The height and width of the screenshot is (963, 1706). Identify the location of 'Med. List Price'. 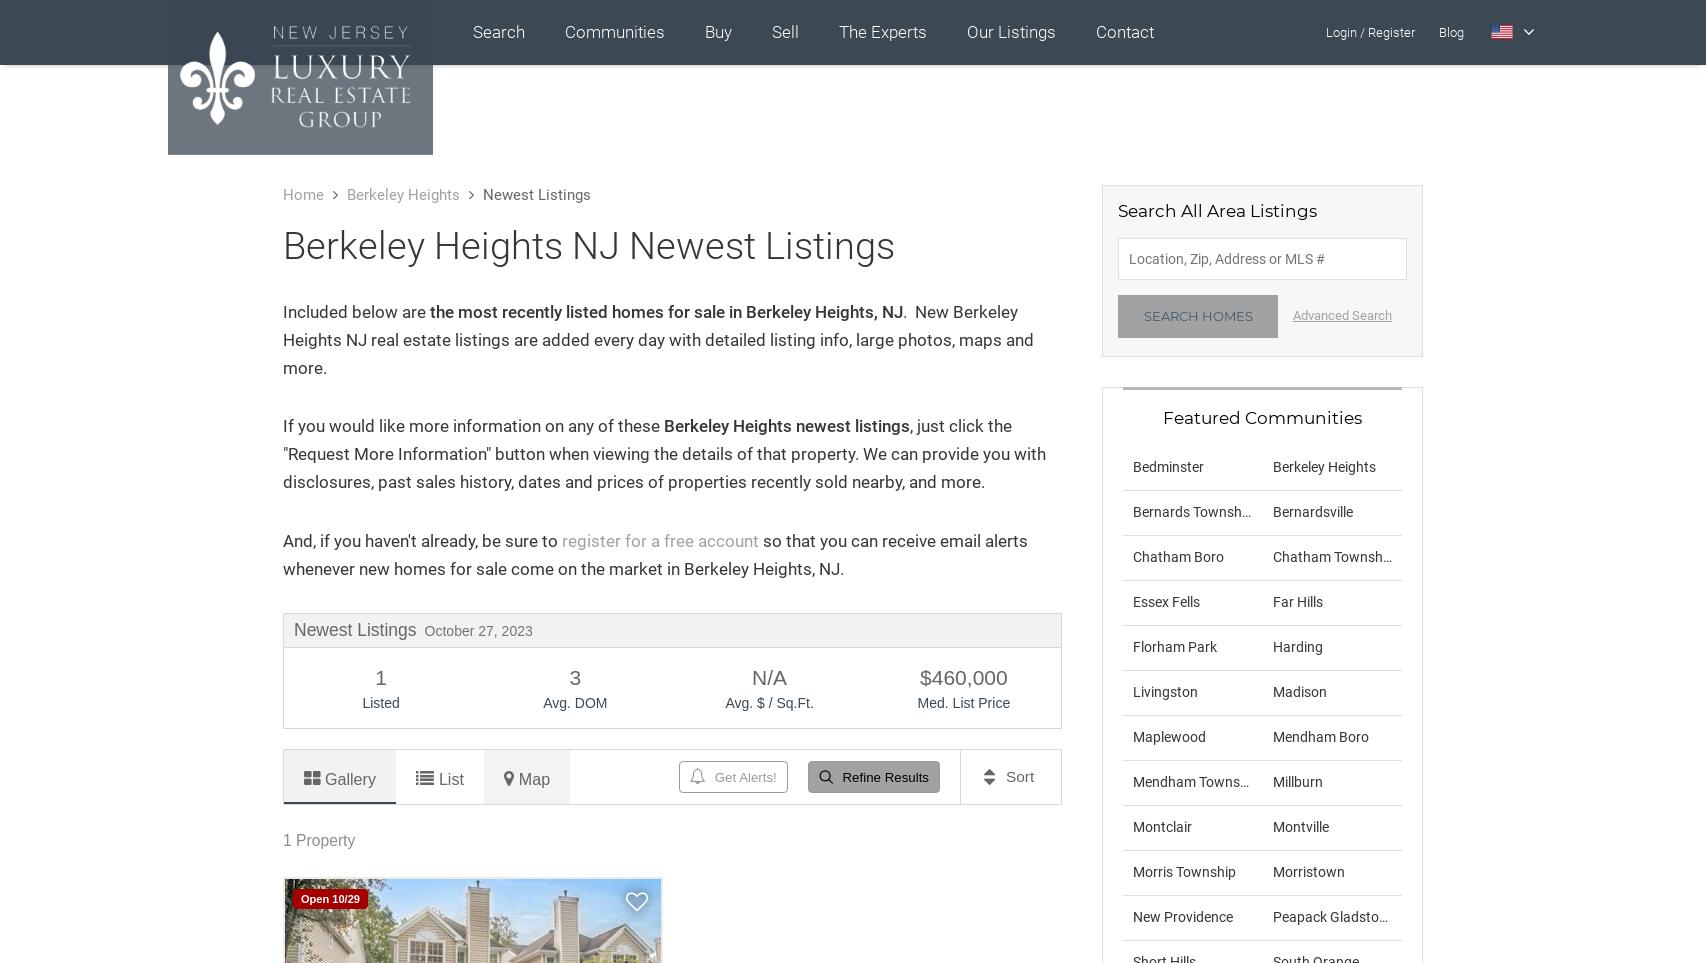
(963, 701).